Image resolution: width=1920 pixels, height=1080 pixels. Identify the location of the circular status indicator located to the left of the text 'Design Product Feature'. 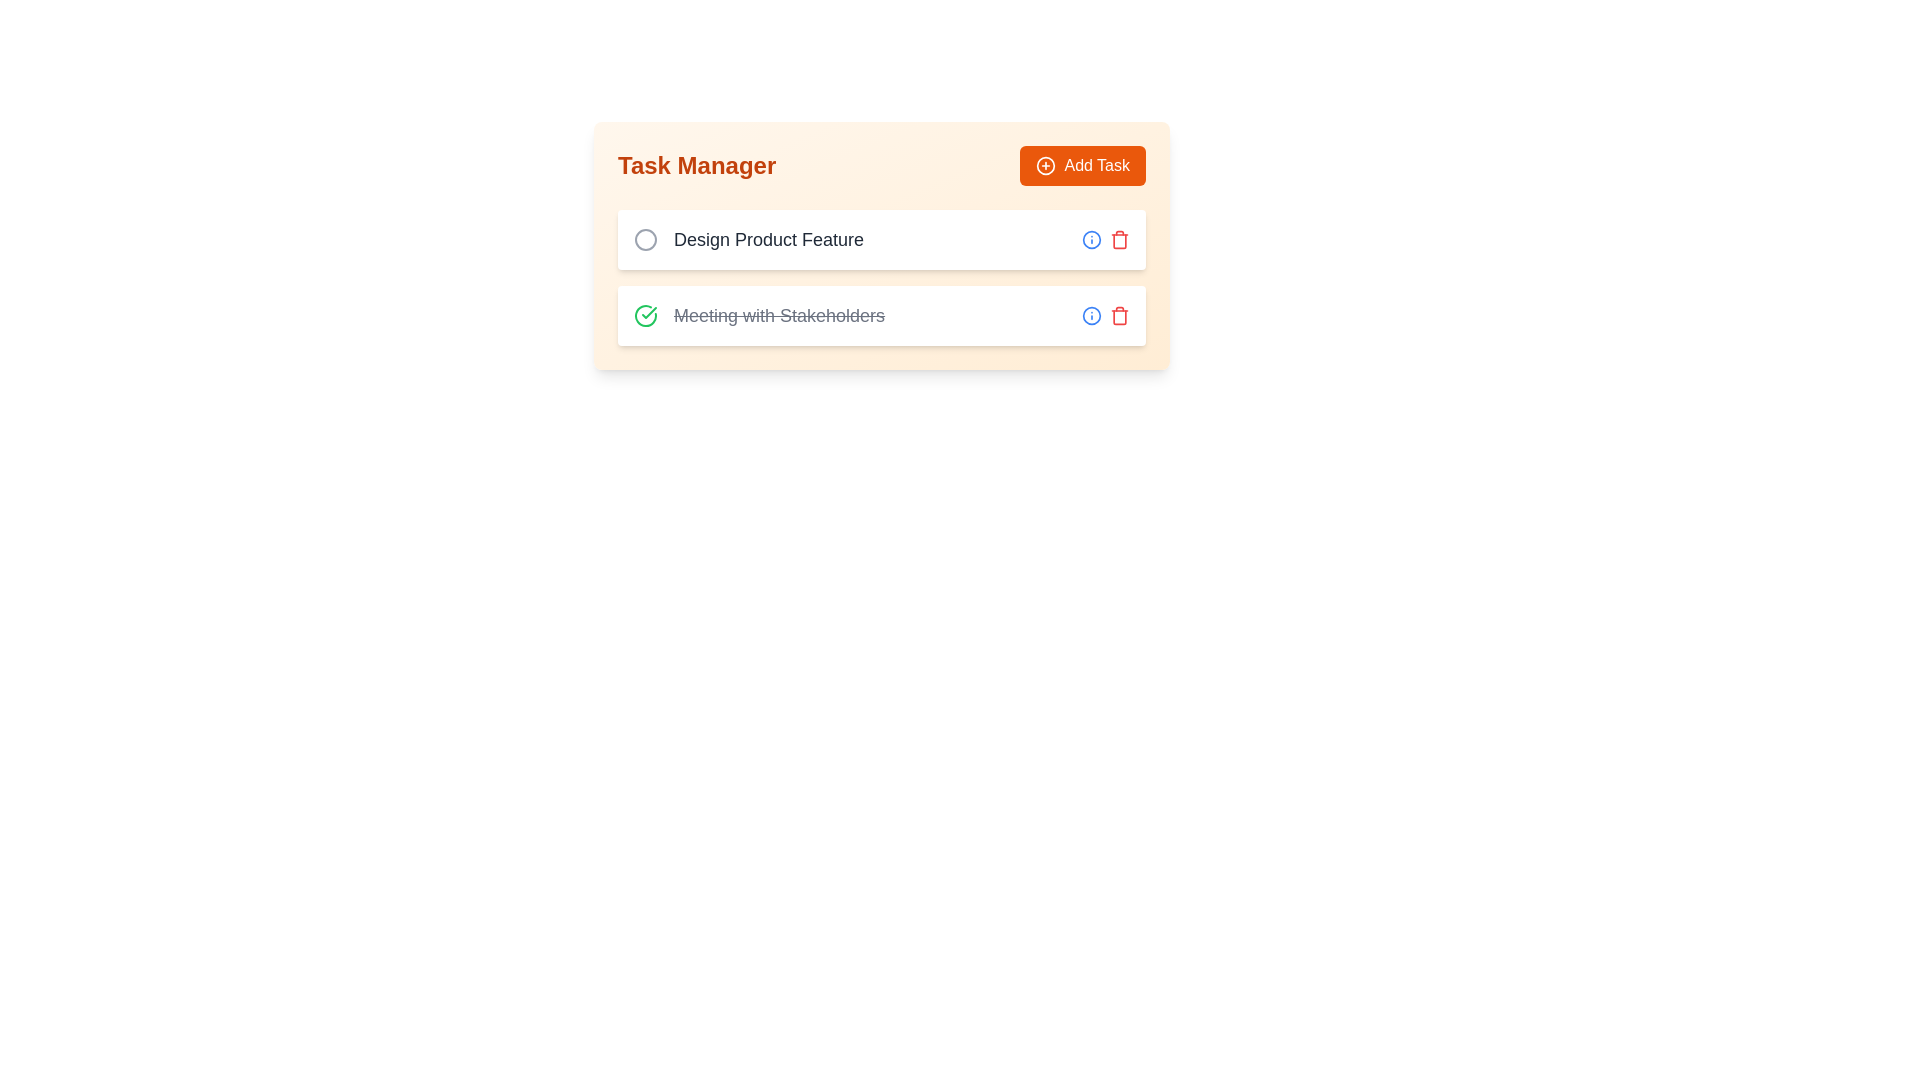
(646, 238).